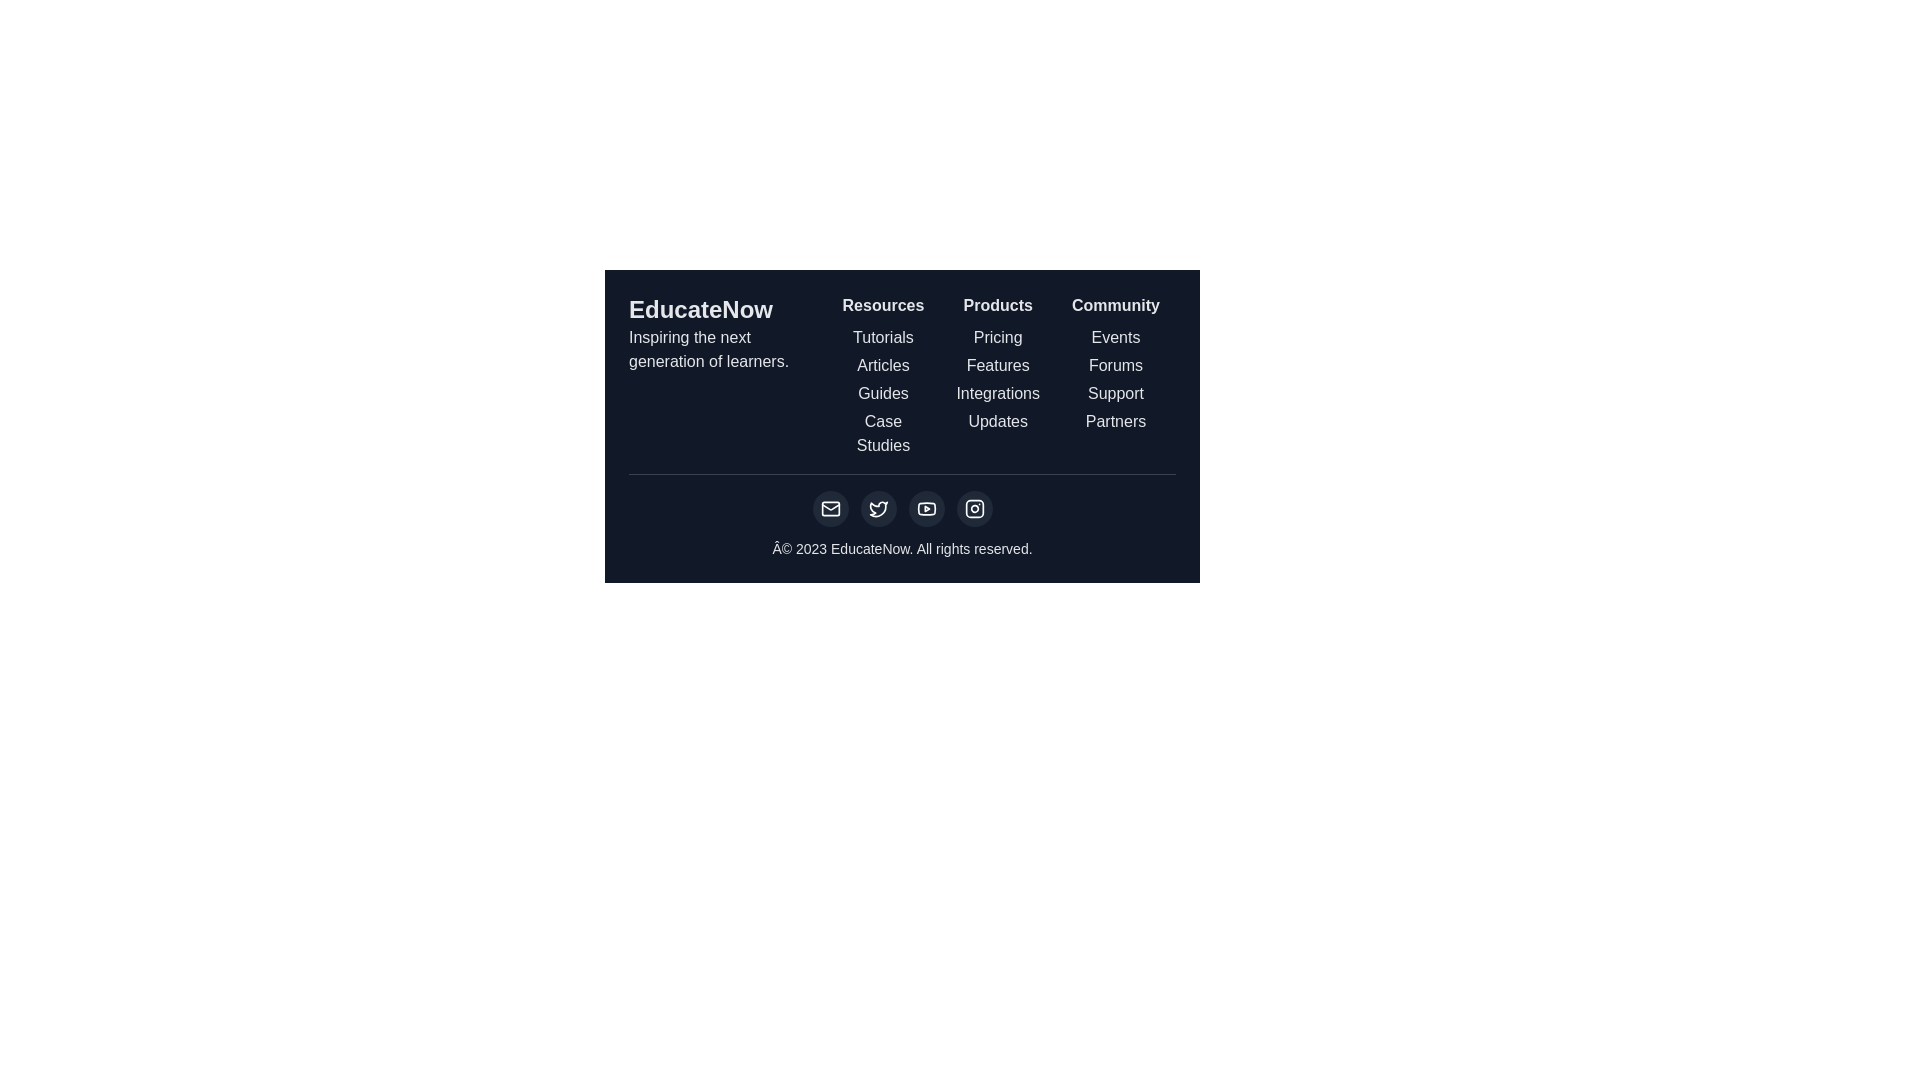 Image resolution: width=1920 pixels, height=1080 pixels. What do you see at coordinates (1001, 375) in the screenshot?
I see `a link within the Categorized navigation links section located in the footer of the page, which includes columns titled 'Resources', 'Products', and 'Community'` at bounding box center [1001, 375].